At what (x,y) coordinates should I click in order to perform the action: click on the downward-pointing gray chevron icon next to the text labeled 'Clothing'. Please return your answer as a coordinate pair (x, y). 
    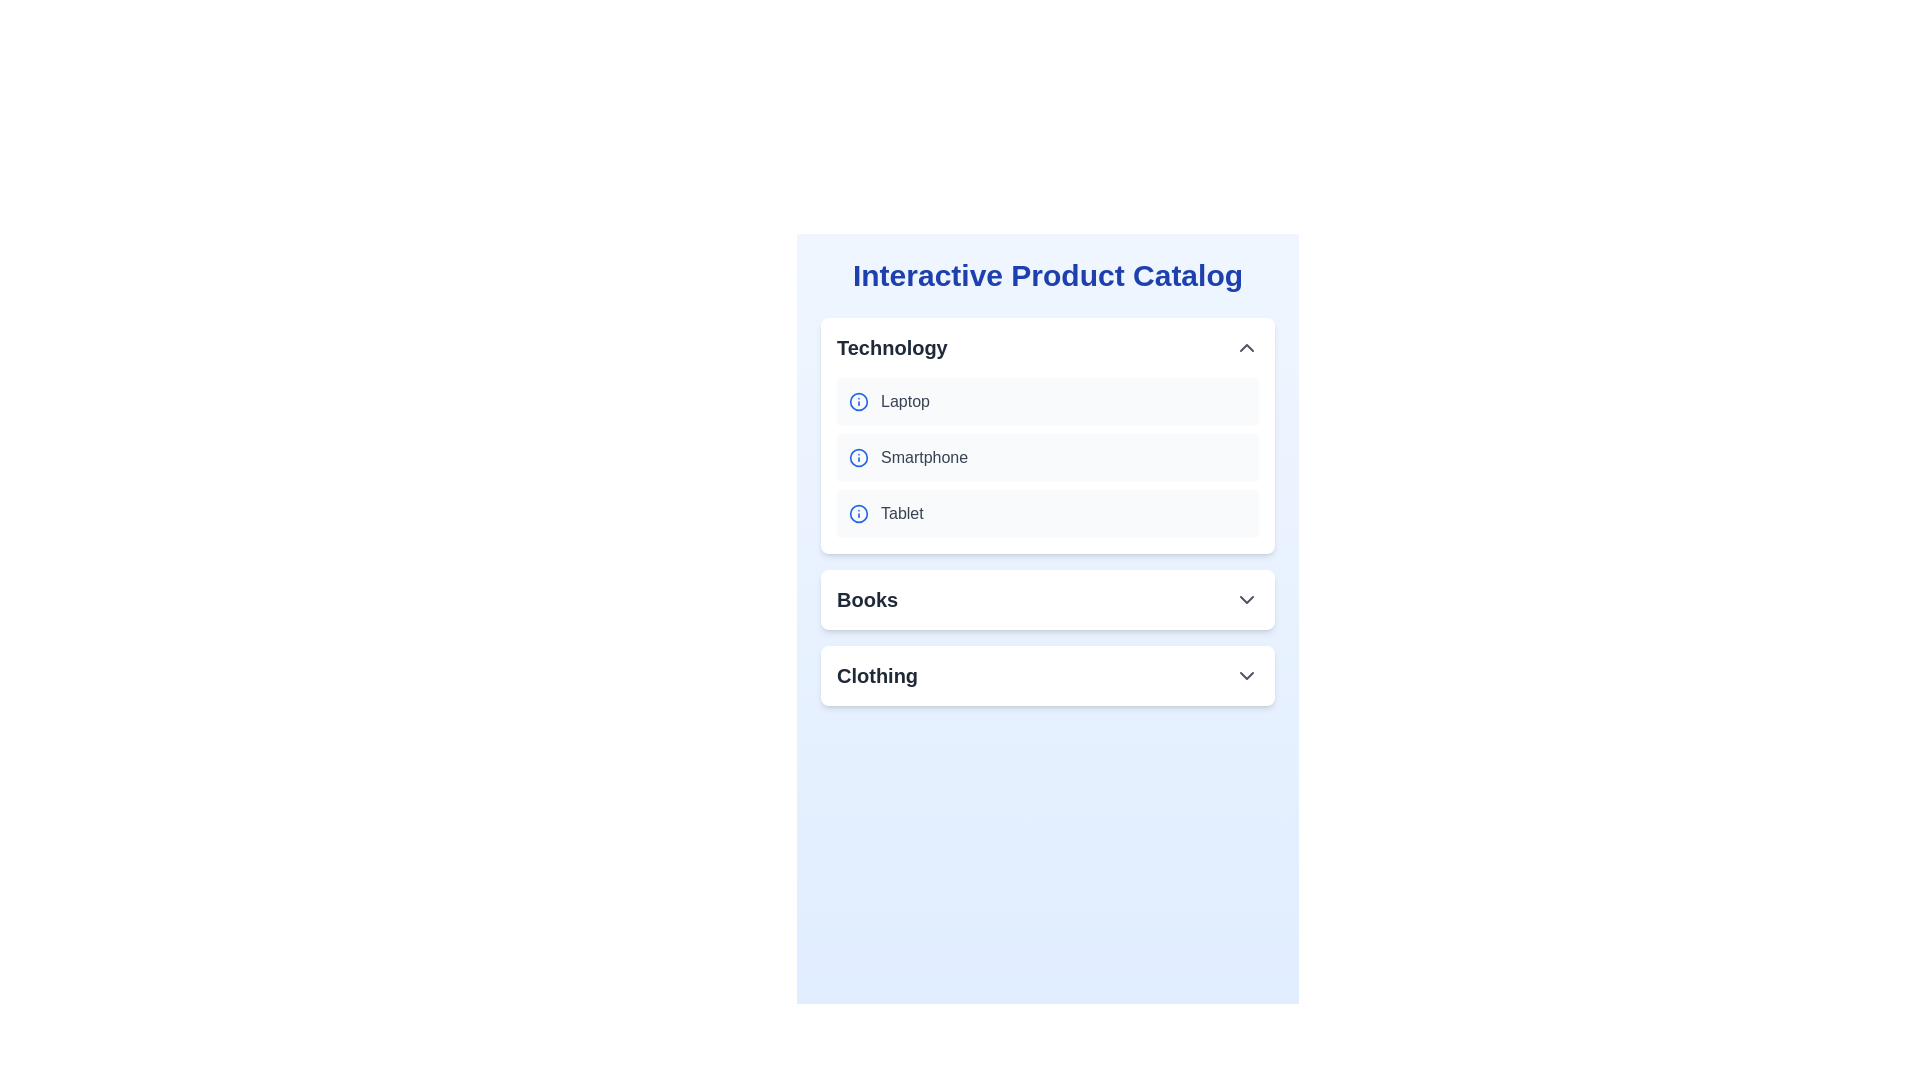
    Looking at the image, I should click on (1246, 675).